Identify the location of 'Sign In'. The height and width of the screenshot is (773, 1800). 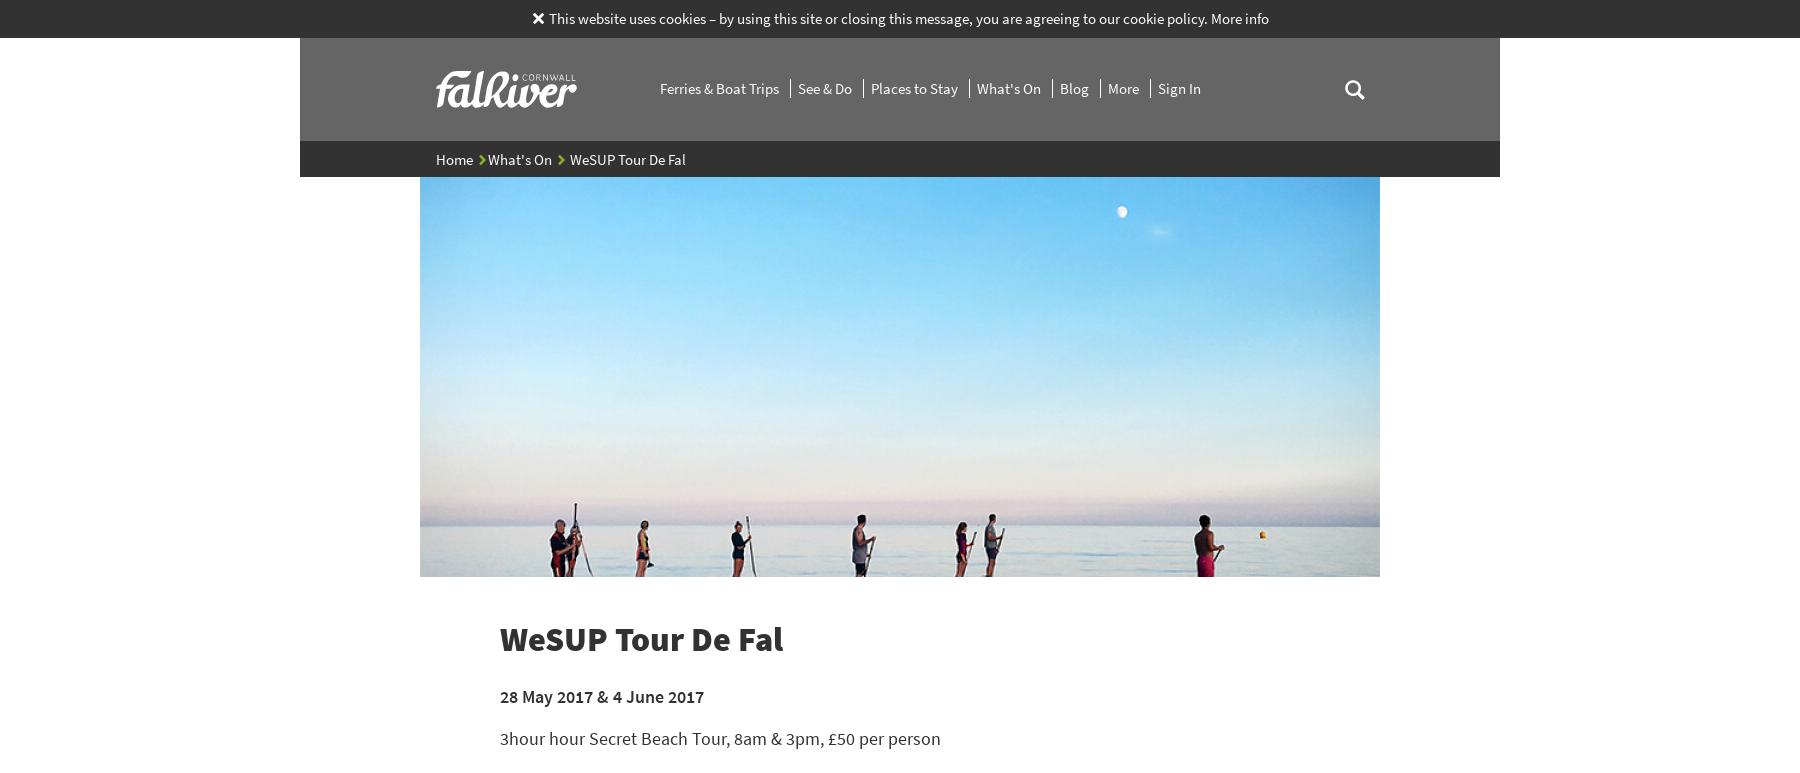
(1178, 87).